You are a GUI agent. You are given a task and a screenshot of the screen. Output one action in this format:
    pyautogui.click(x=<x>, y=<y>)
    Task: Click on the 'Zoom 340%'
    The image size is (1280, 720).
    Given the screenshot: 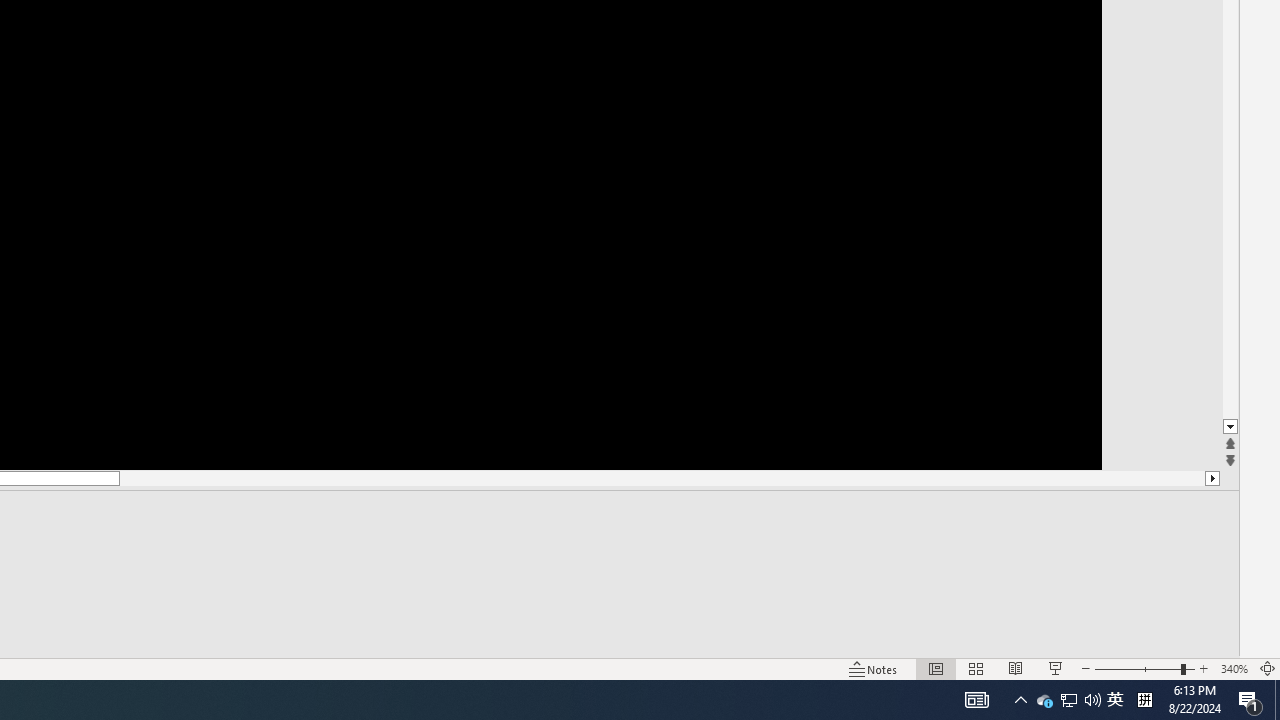 What is the action you would take?
    pyautogui.click(x=1233, y=669)
    